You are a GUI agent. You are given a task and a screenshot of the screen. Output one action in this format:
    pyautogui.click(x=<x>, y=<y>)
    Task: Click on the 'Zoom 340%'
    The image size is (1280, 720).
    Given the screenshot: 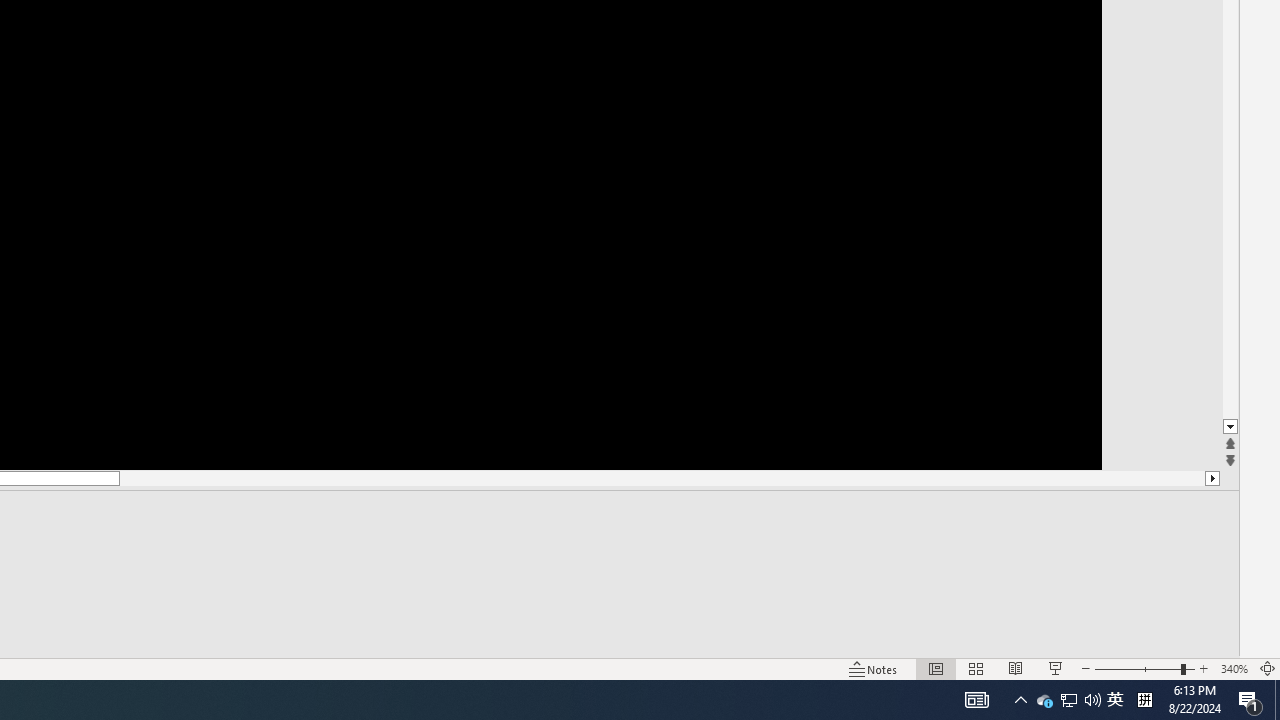 What is the action you would take?
    pyautogui.click(x=1233, y=669)
    